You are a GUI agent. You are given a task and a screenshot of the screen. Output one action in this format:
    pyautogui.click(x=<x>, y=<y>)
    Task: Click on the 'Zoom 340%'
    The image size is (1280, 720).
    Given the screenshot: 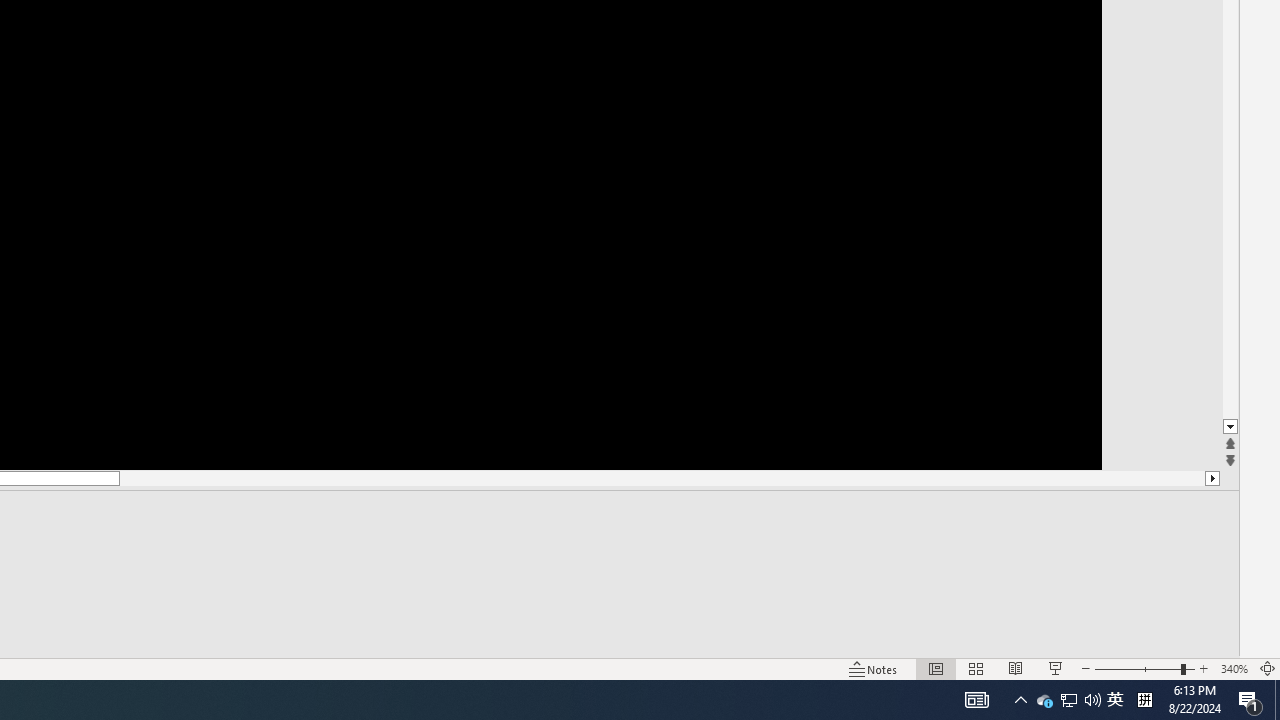 What is the action you would take?
    pyautogui.click(x=1233, y=669)
    